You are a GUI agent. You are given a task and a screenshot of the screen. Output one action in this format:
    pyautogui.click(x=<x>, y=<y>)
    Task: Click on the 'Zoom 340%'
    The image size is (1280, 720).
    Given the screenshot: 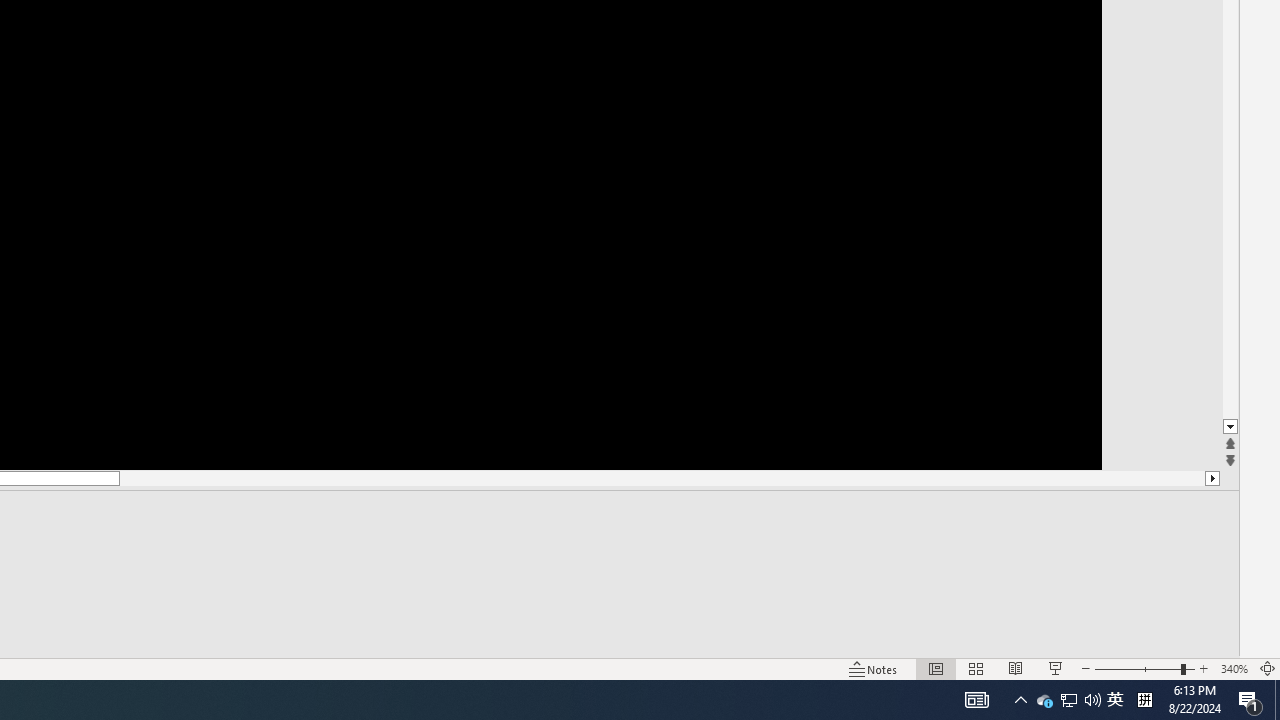 What is the action you would take?
    pyautogui.click(x=1233, y=669)
    